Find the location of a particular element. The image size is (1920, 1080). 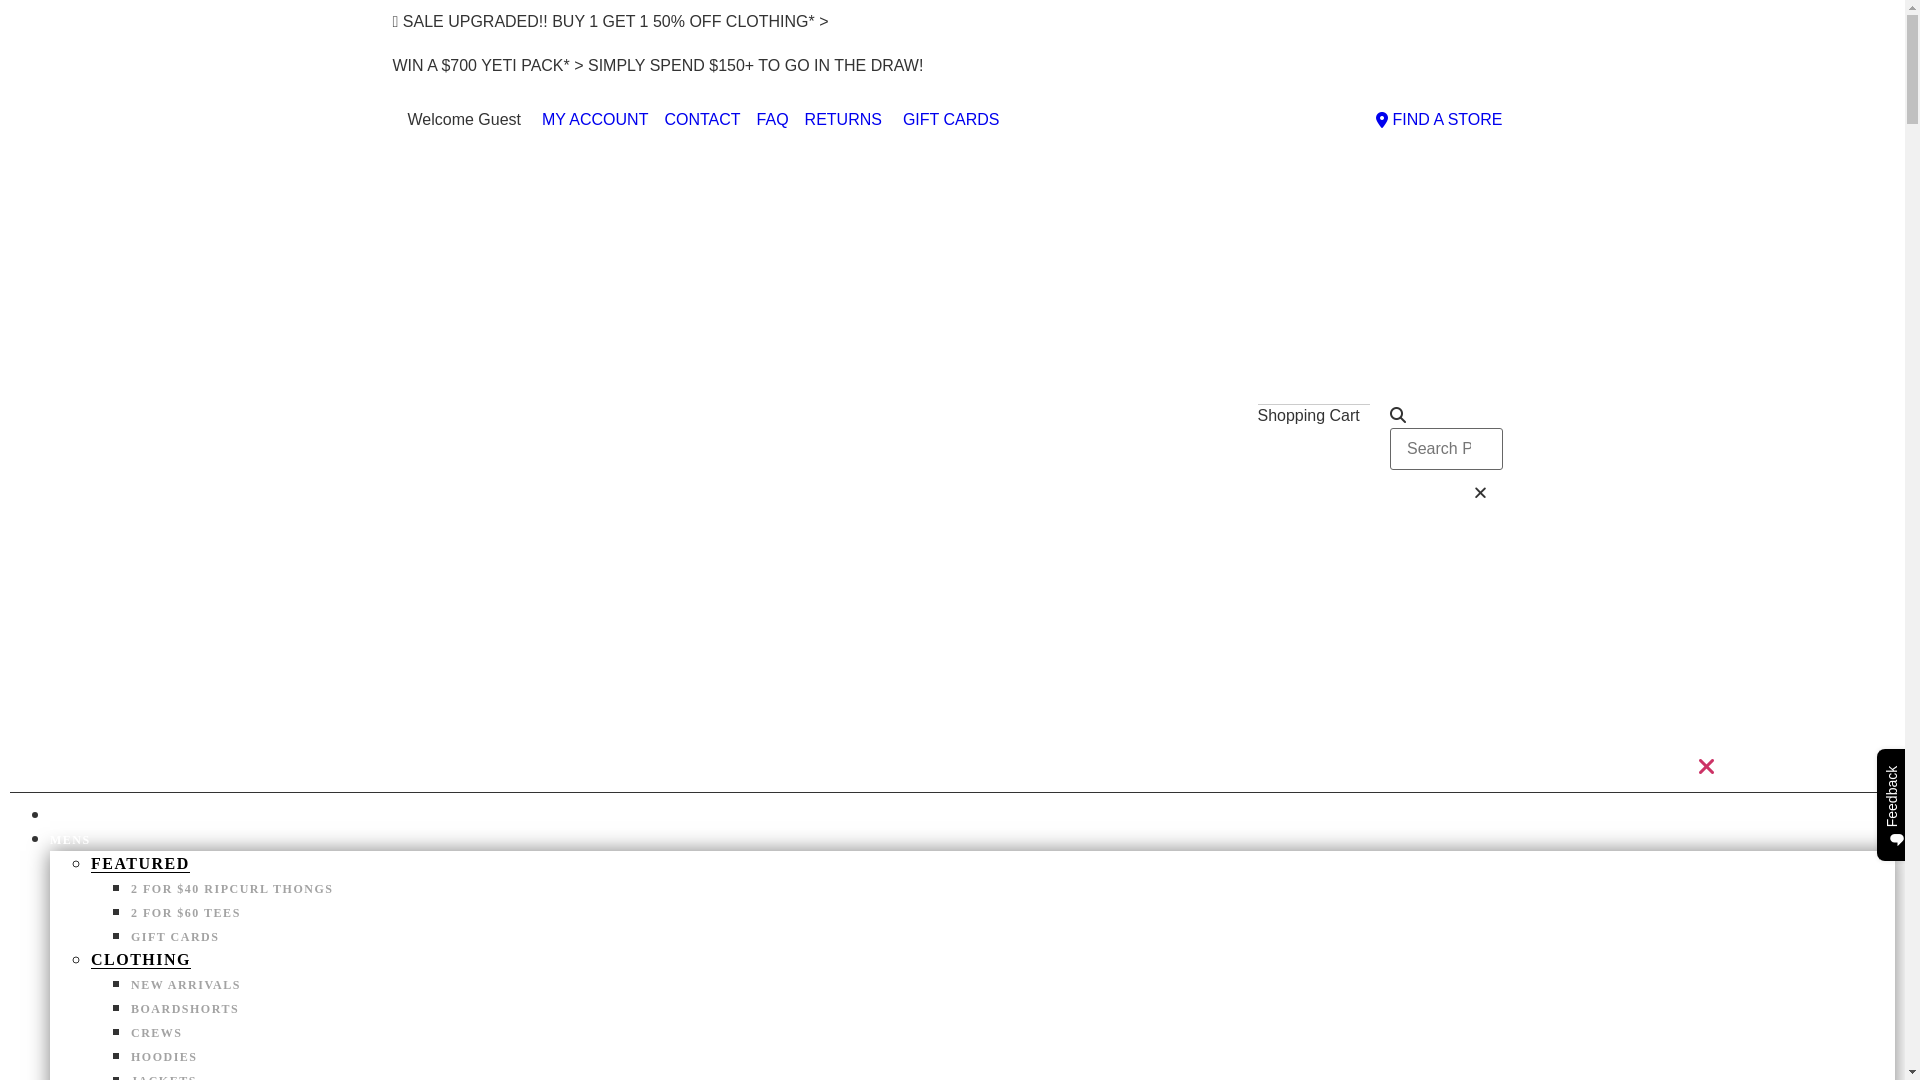

'GIFT CARDS' is located at coordinates (174, 937).